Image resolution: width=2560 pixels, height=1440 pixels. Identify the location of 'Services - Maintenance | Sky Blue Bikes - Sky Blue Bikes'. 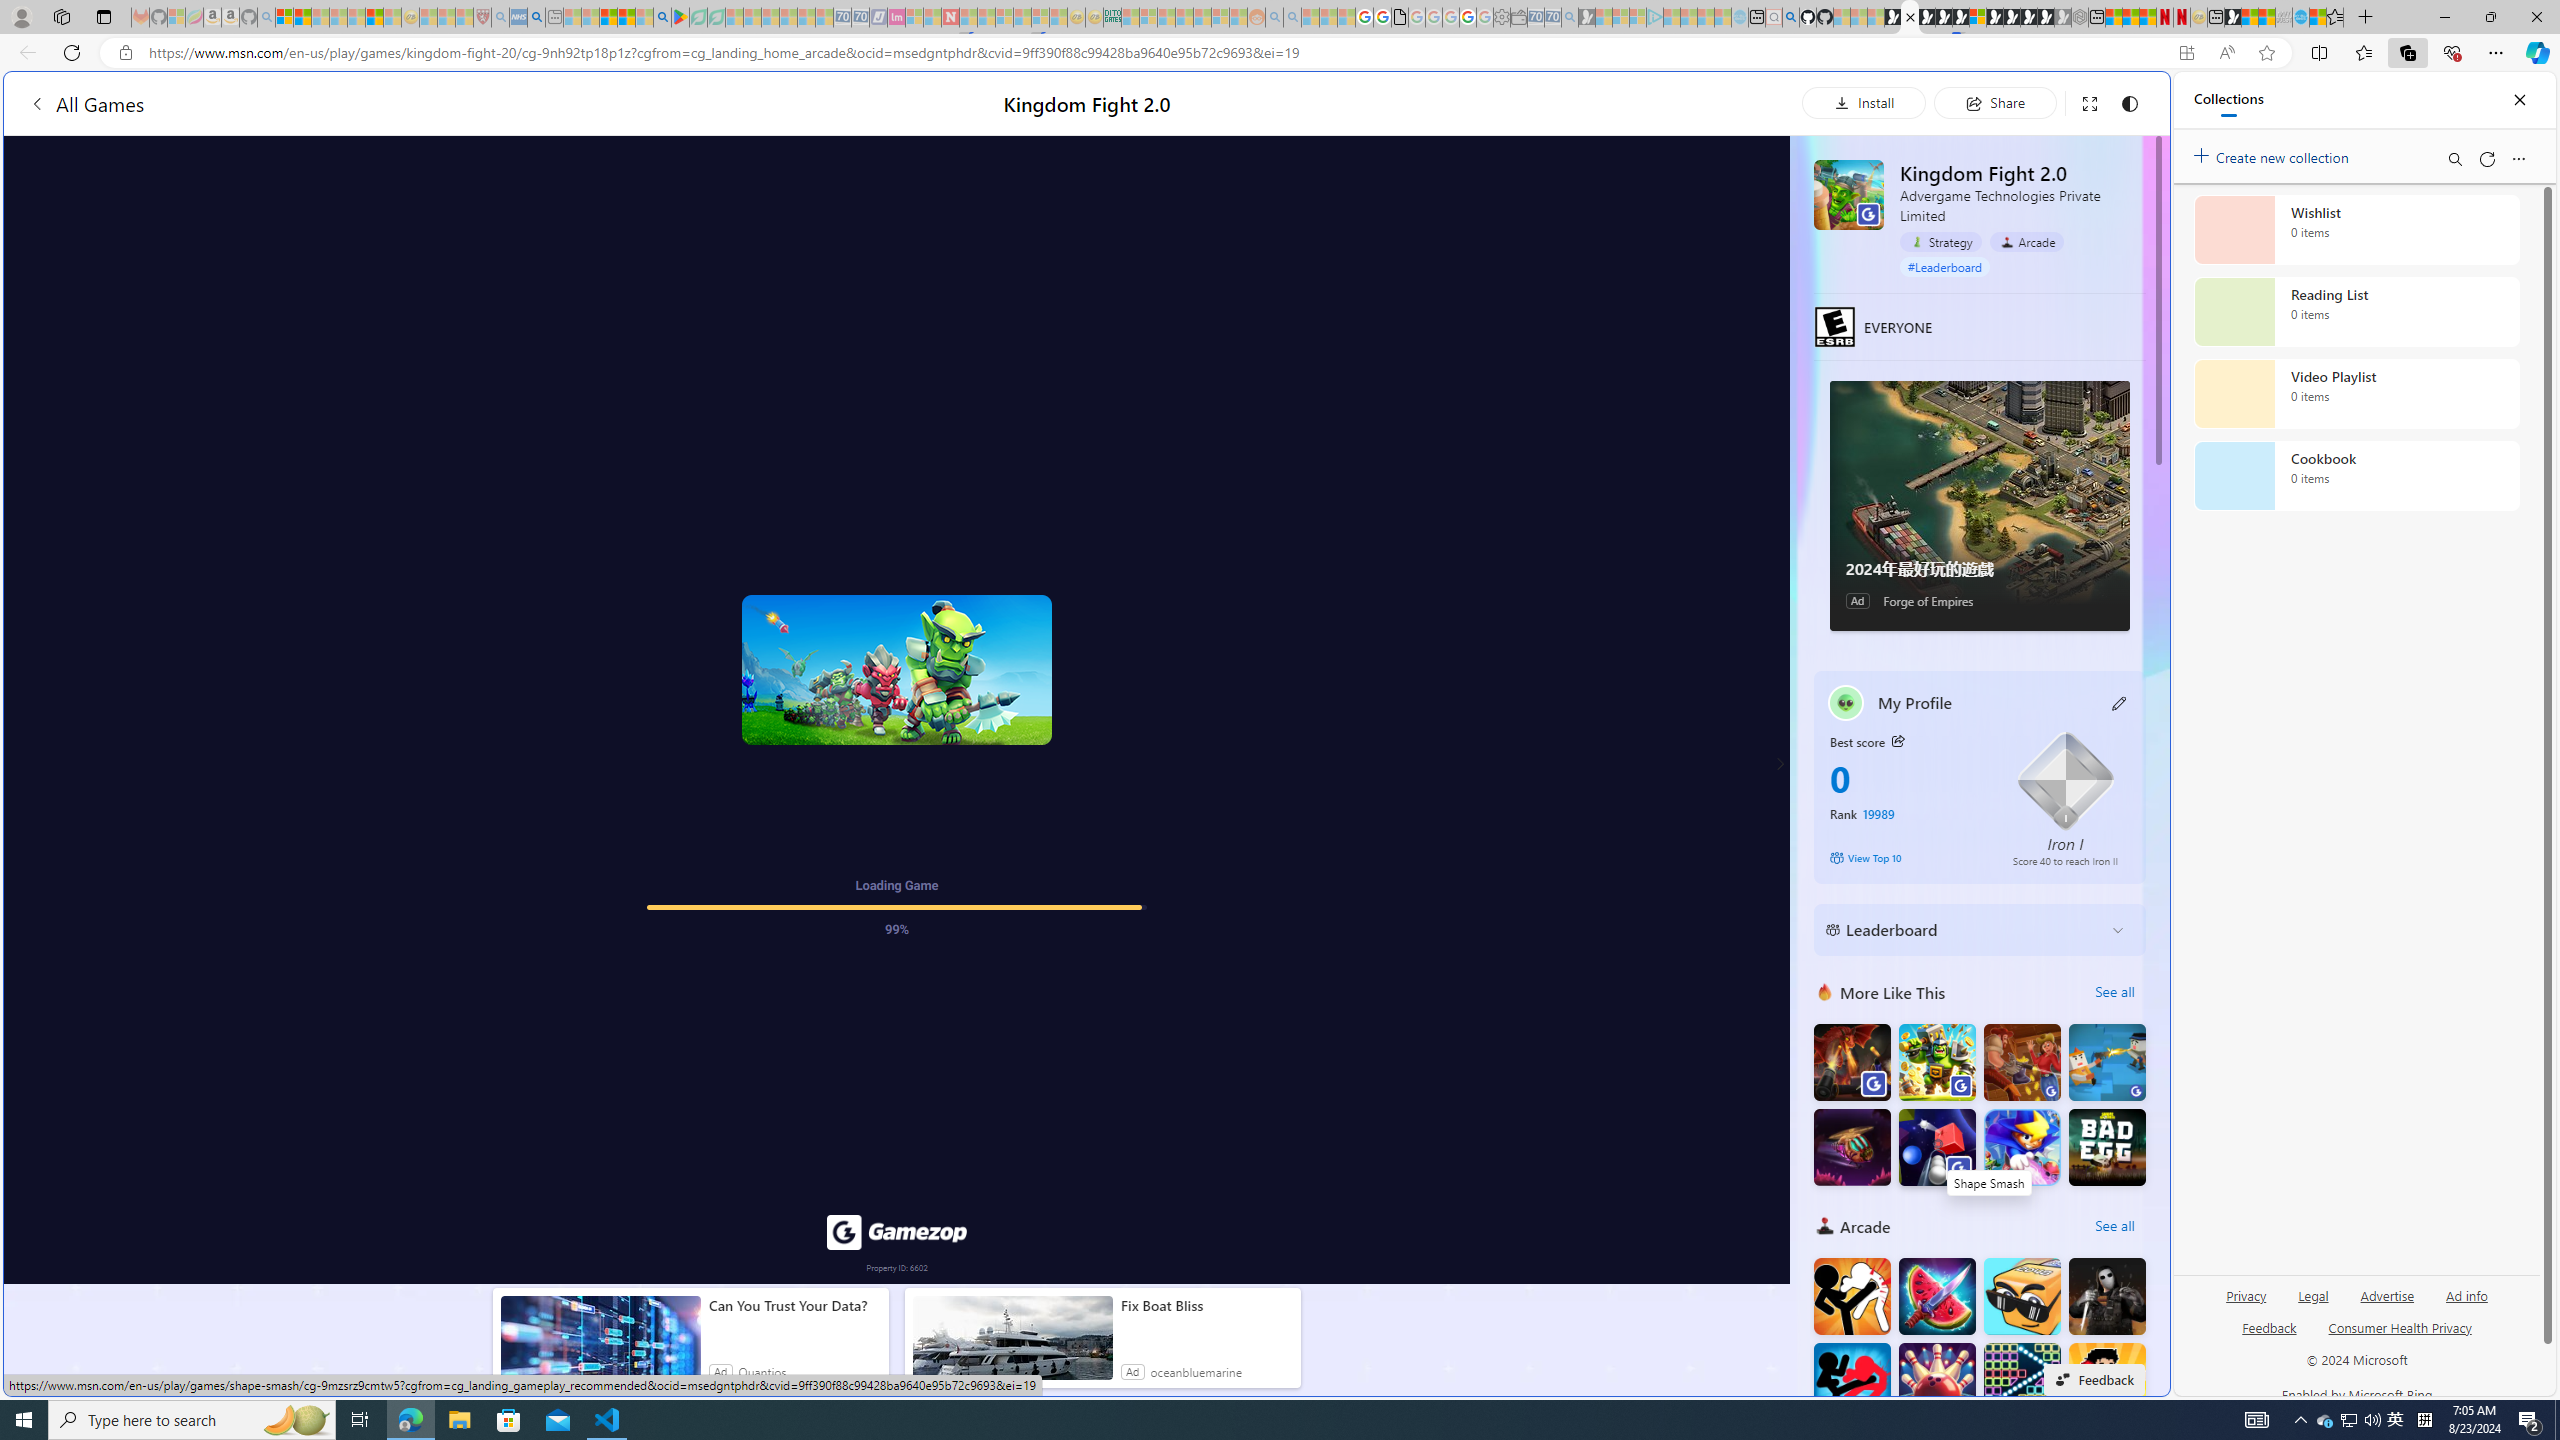
(2299, 16).